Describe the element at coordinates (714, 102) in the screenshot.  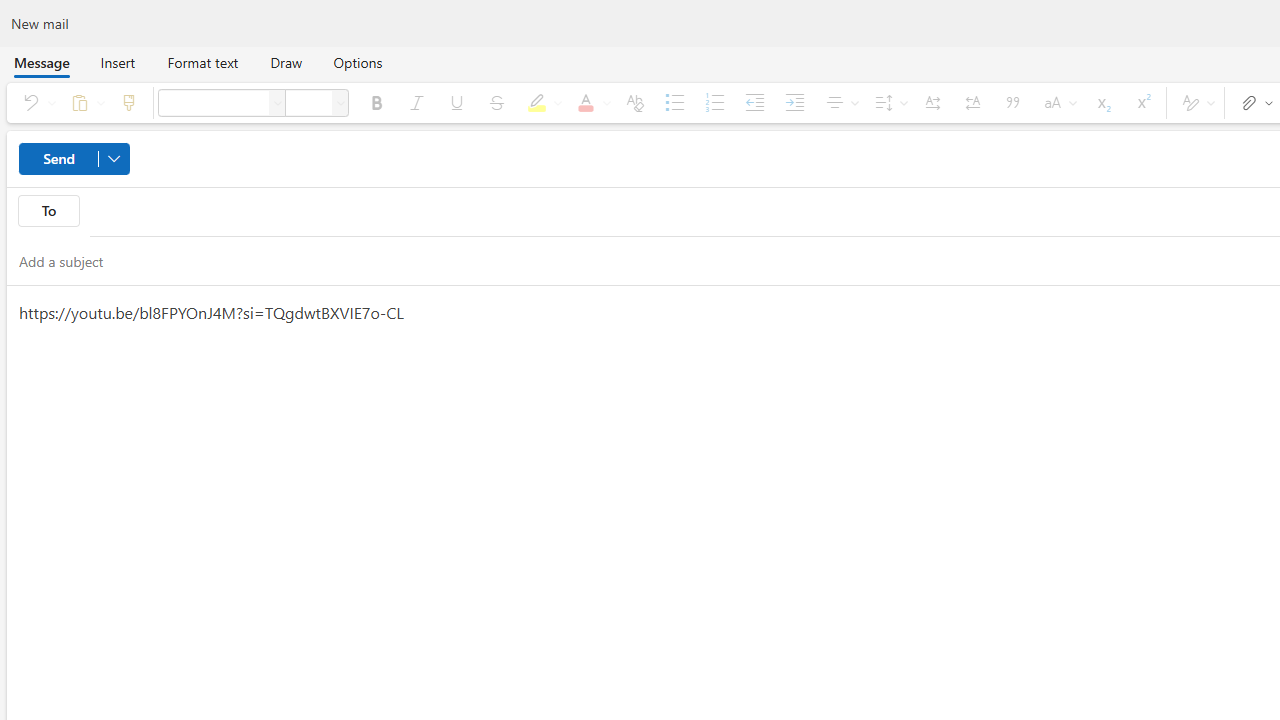
I see `'Numbering'` at that location.